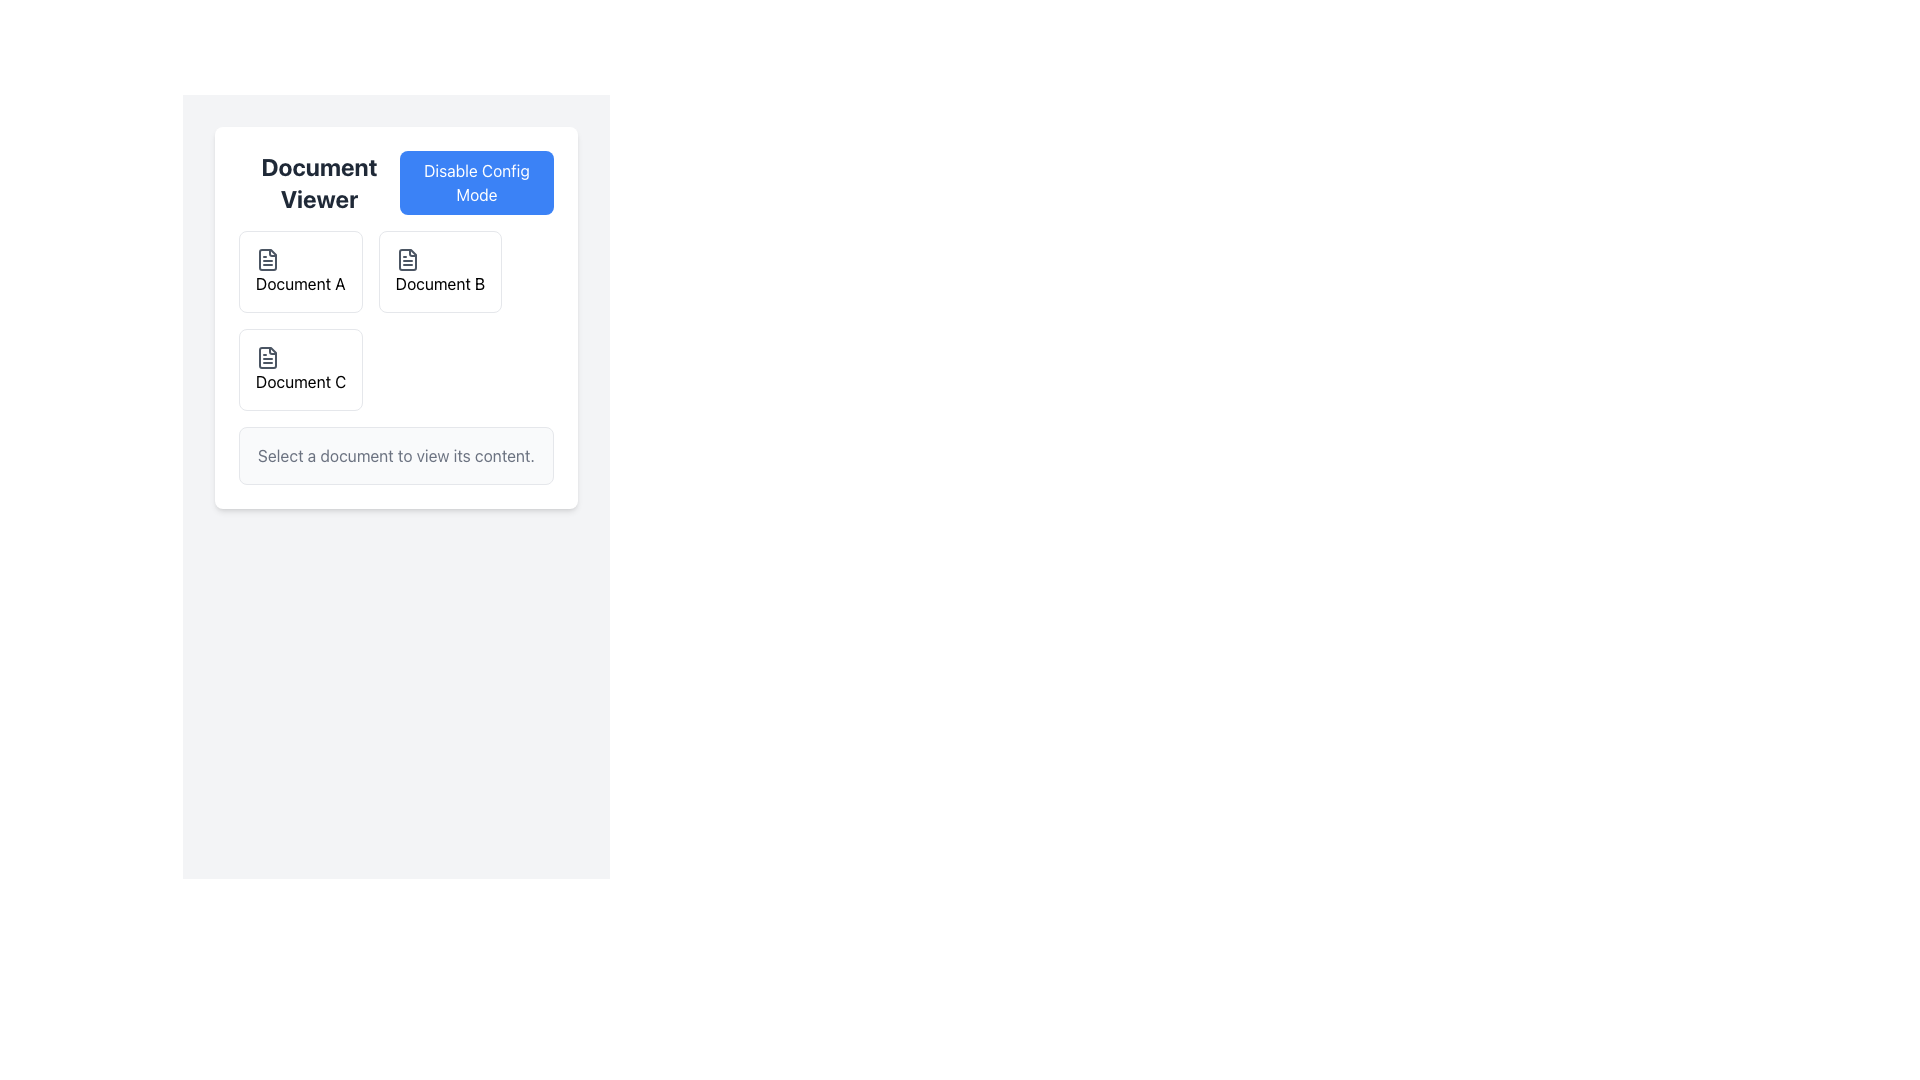  I want to click on the Informational Text Box with light gray background and gray border that contains the text 'Select a document, so click(396, 455).